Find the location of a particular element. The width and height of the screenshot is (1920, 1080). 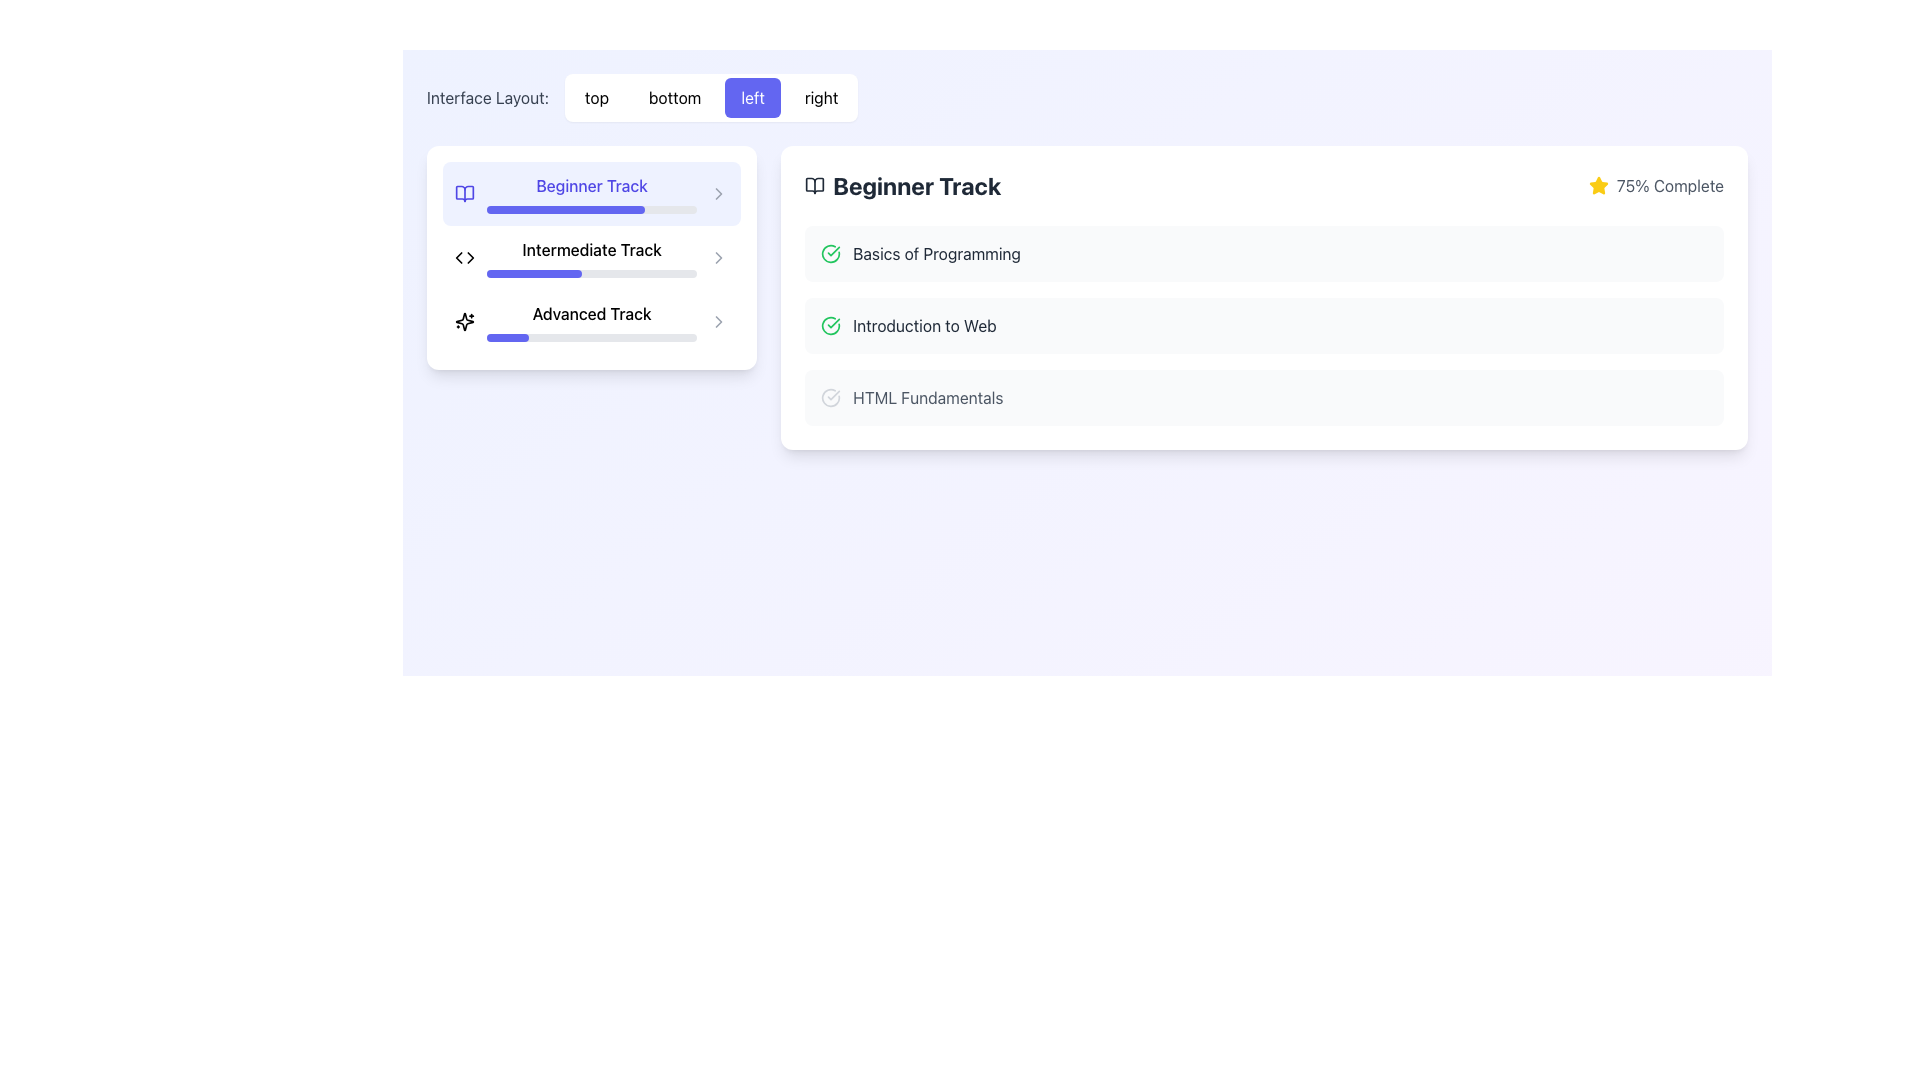

the star icon with a filled yellow body and yellow outline, located to the left of the text '75% Complete' in the 'Beginner Track' panel is located at coordinates (1597, 185).